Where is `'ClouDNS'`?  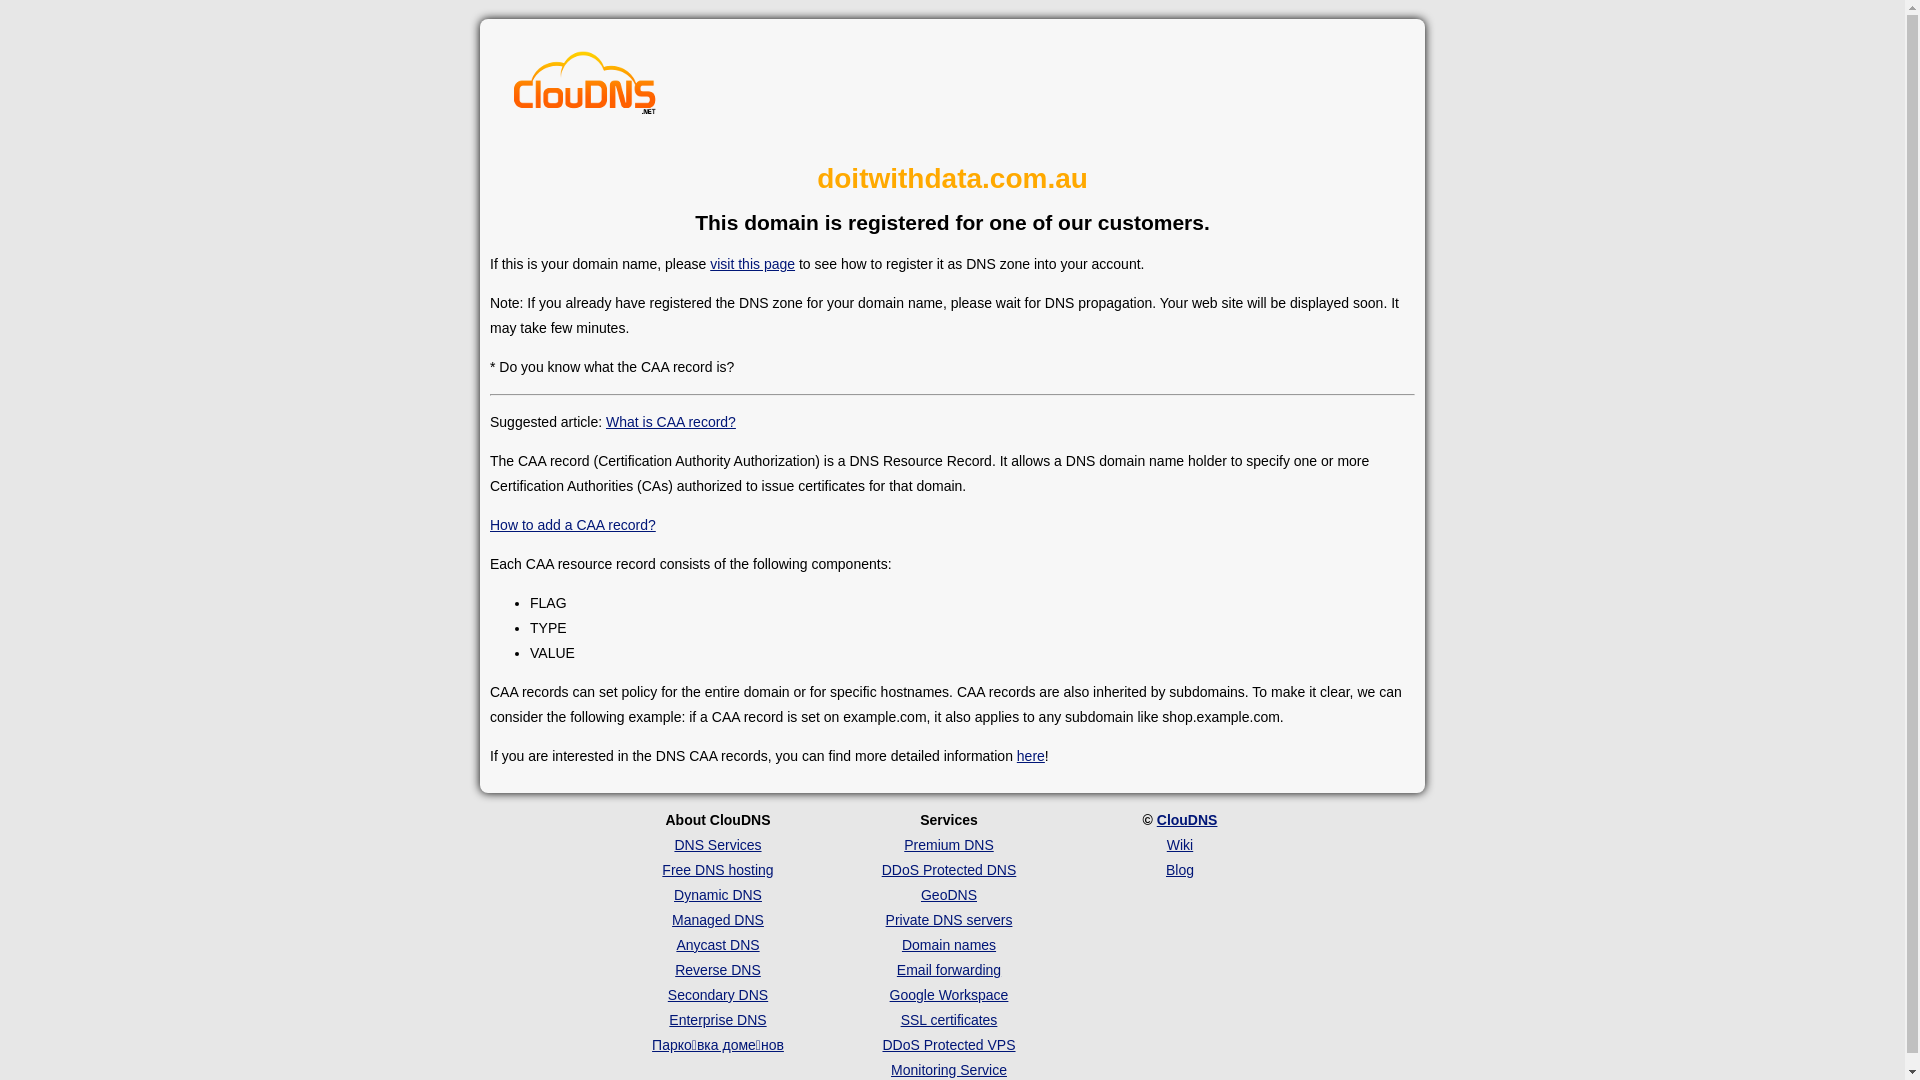
'ClouDNS' is located at coordinates (1156, 820).